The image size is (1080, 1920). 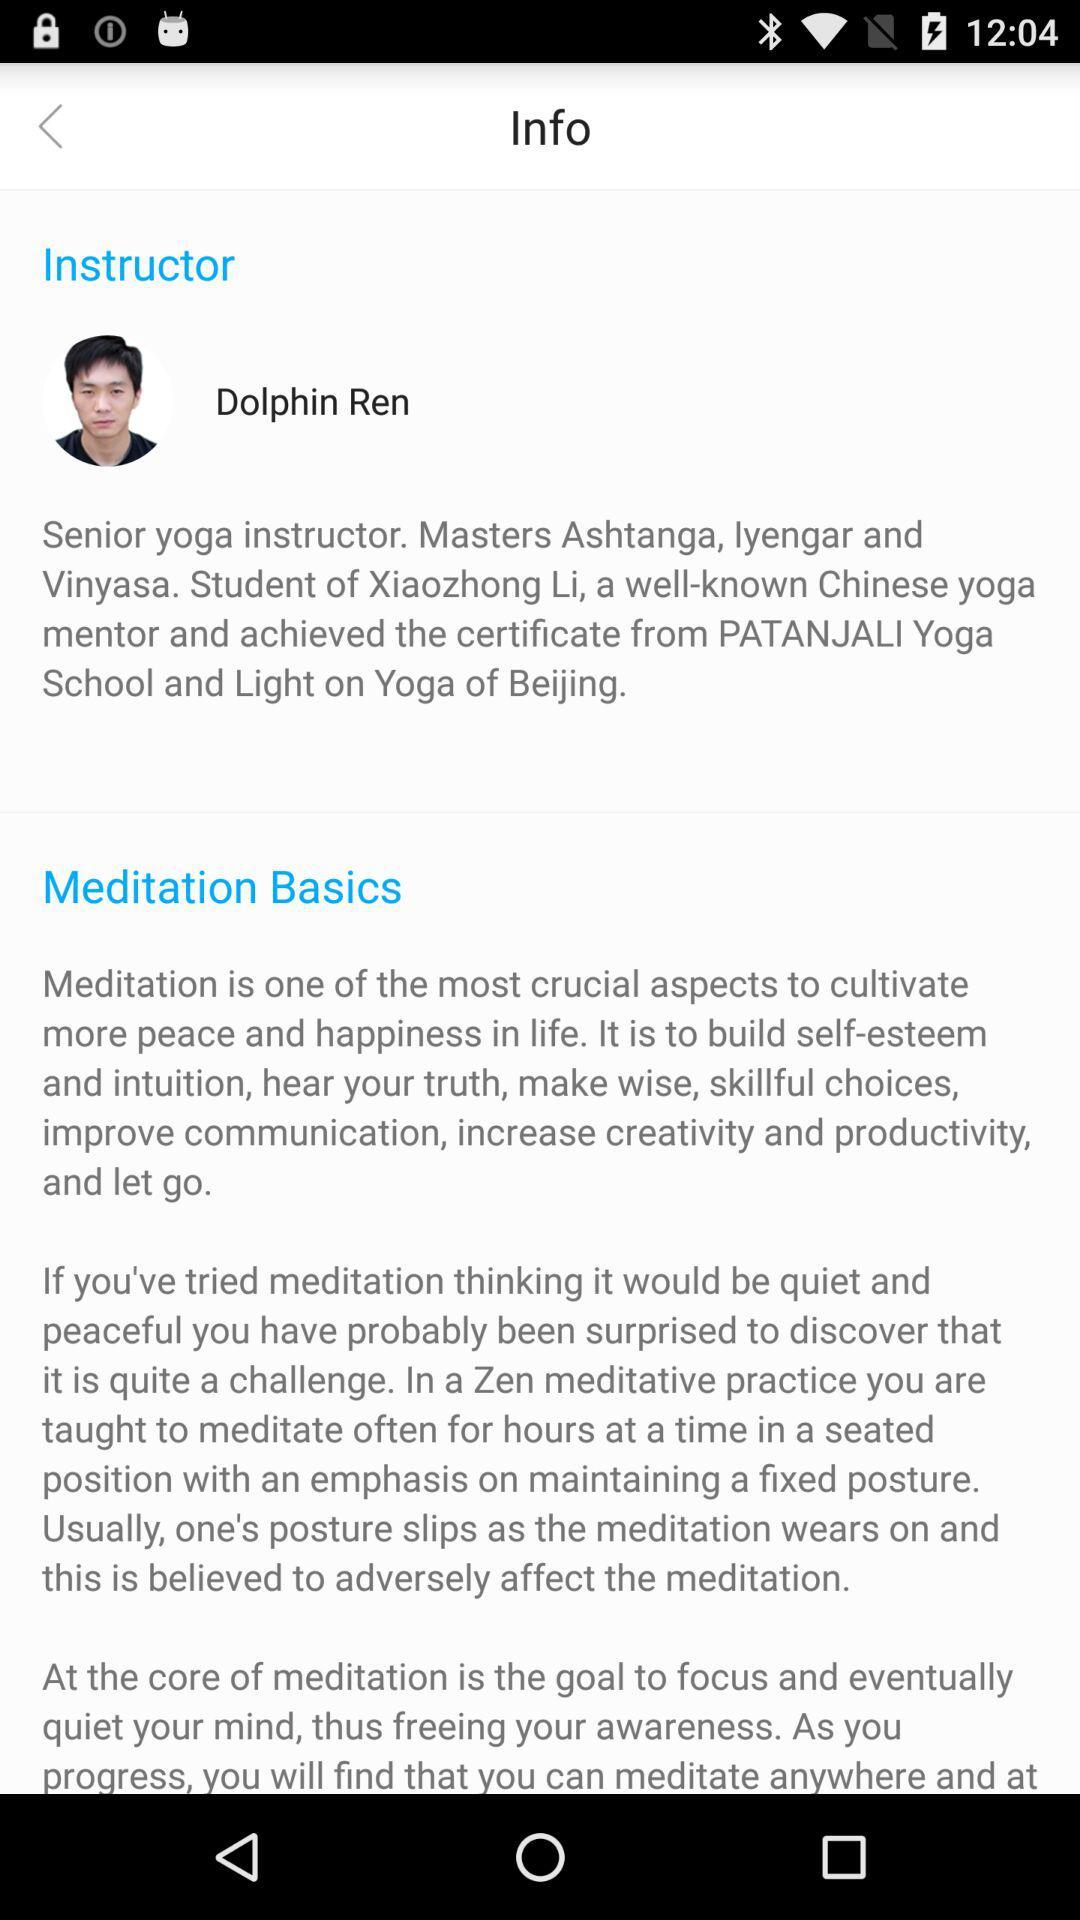 What do you see at coordinates (61, 133) in the screenshot?
I see `the arrow_backward icon` at bounding box center [61, 133].